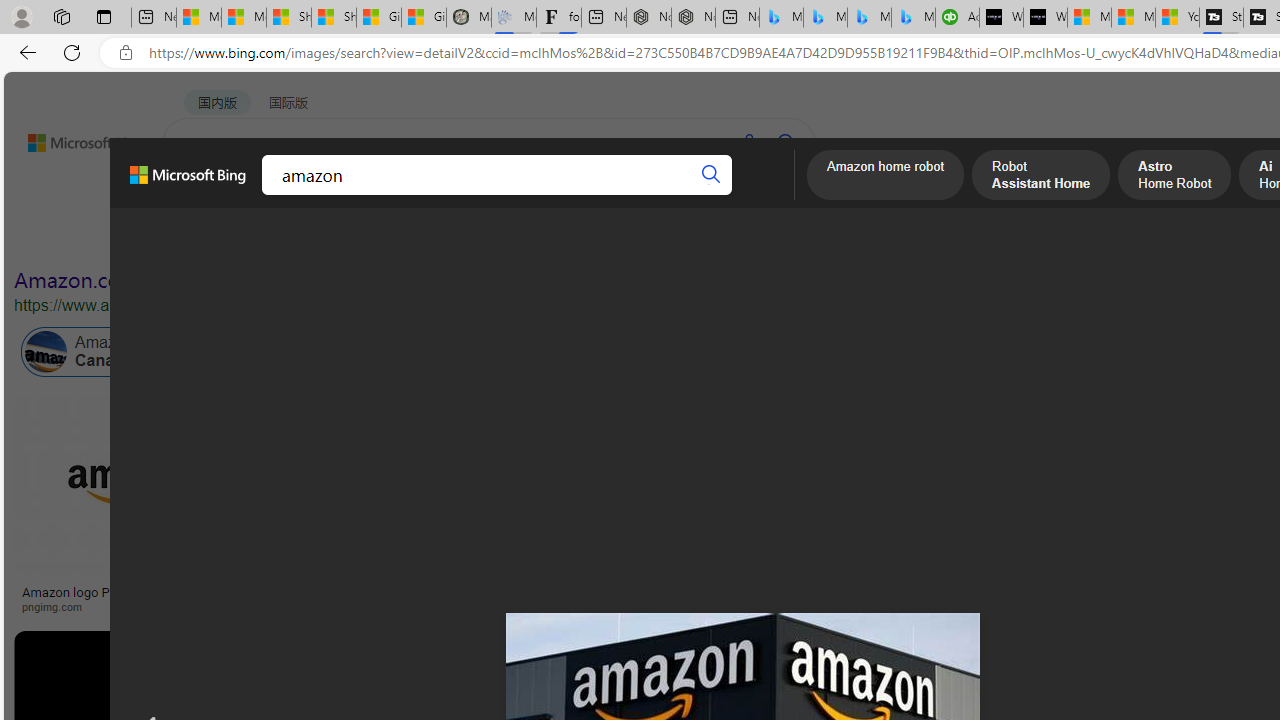  Describe the element at coordinates (956, 17) in the screenshot. I see `'Accounting Software for Accountants, CPAs and Bookkeepers'` at that location.